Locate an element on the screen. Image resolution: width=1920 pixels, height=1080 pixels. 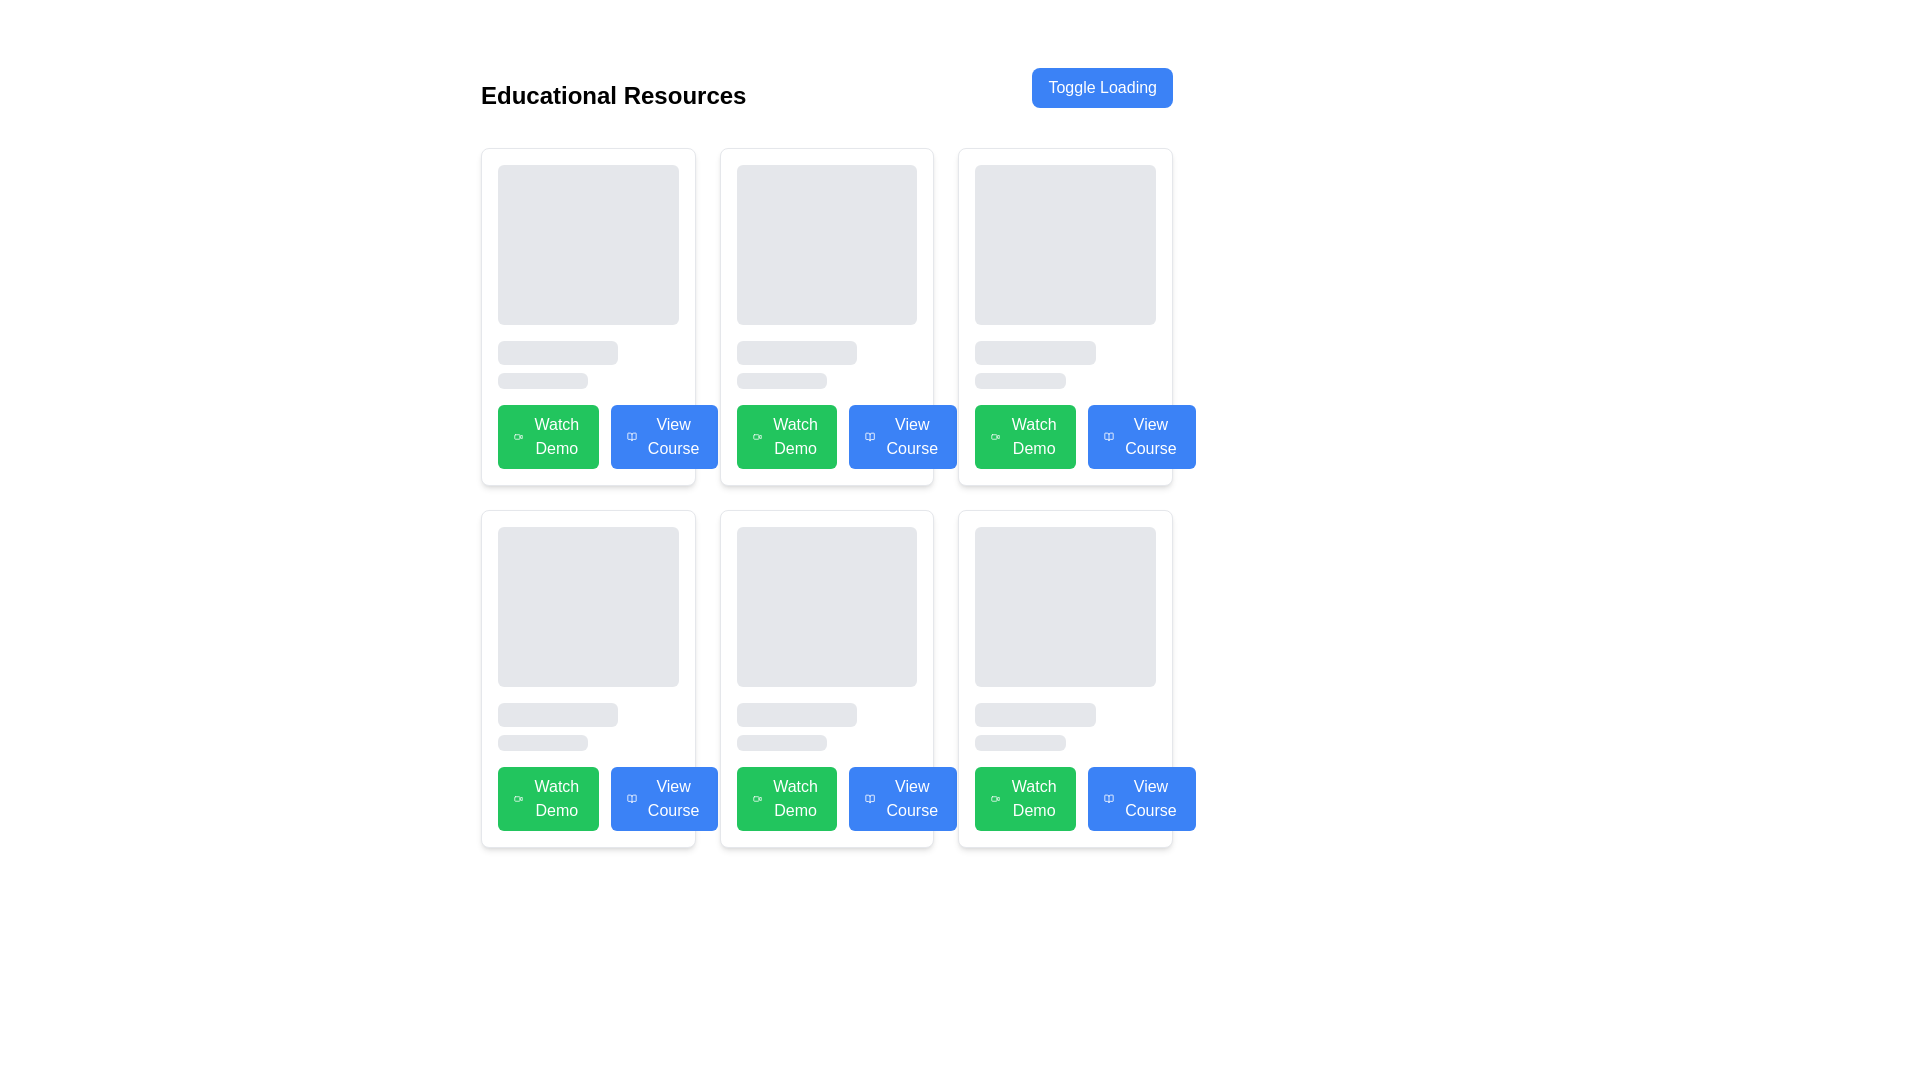
the button labeled 'Watch Demo' located at the bottom left corner of a card-like component to enable keyboard interaction is located at coordinates (587, 797).